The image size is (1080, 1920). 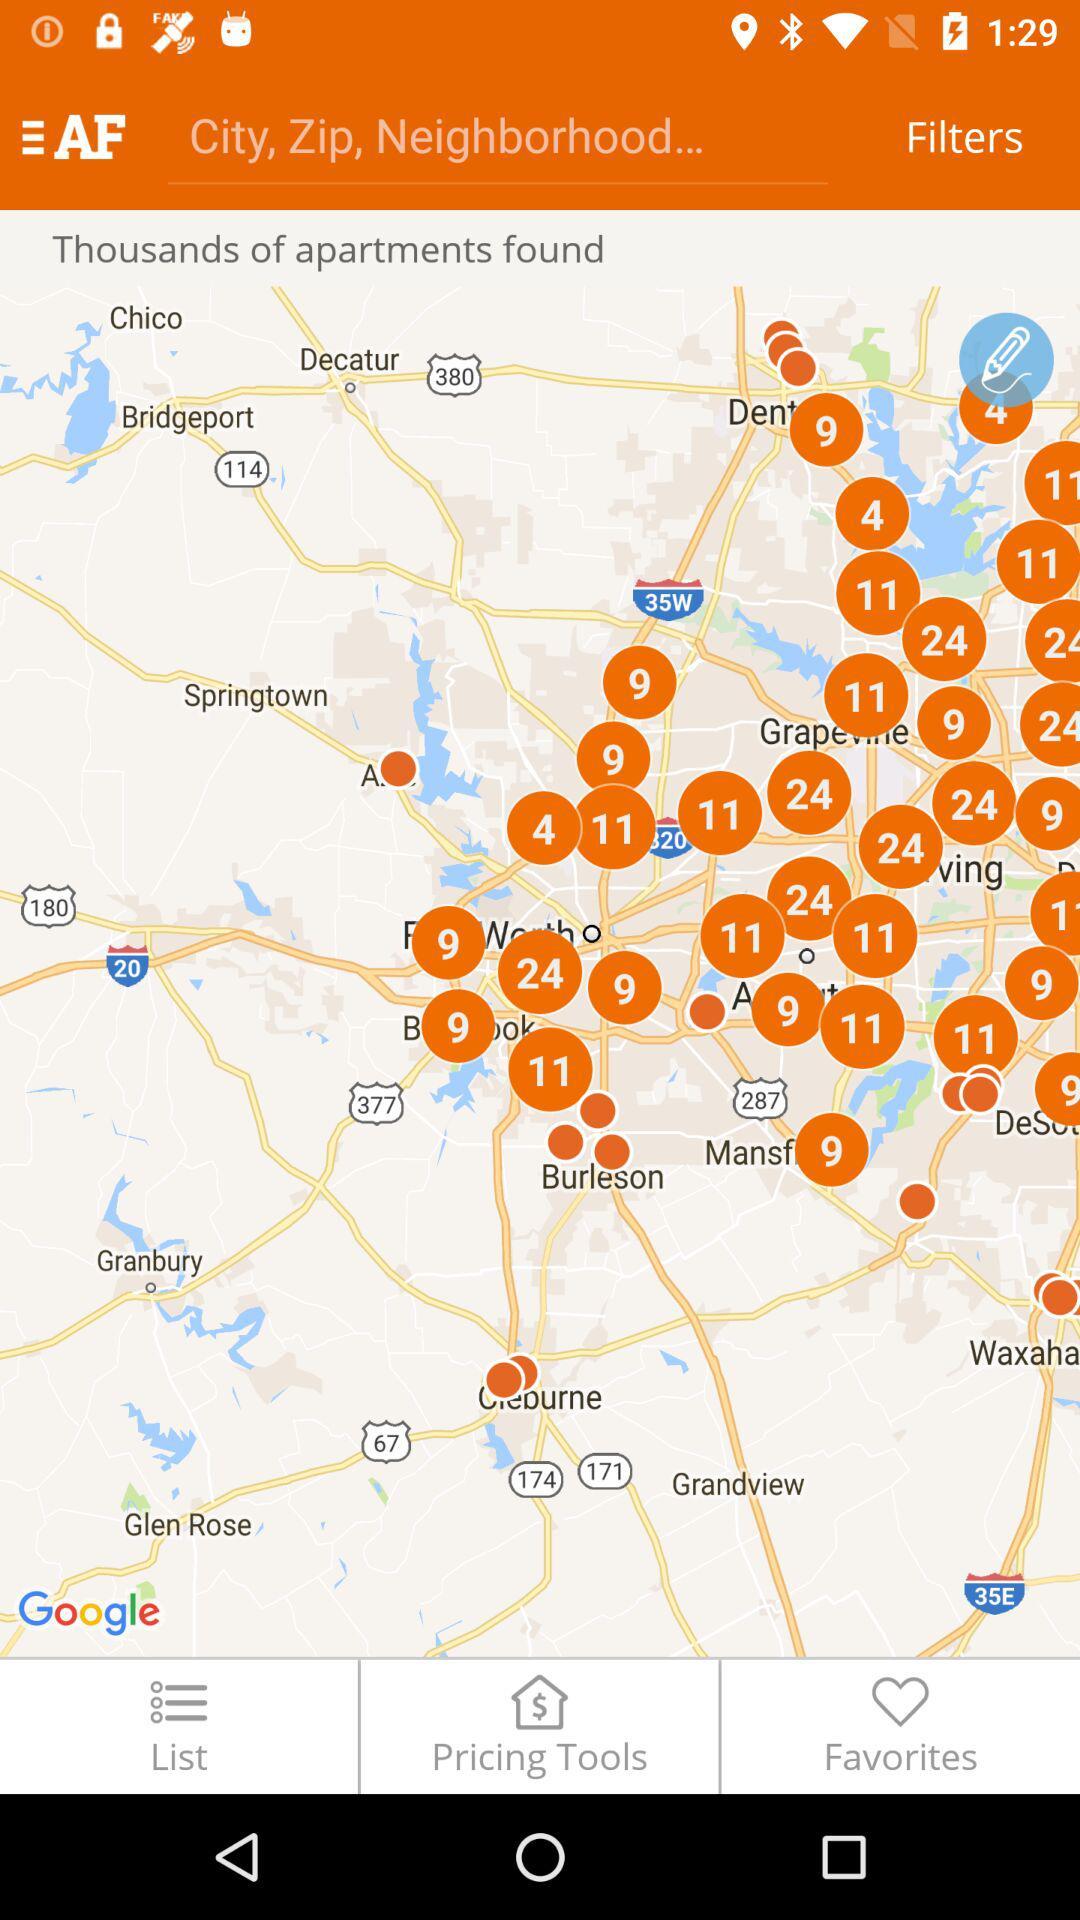 What do you see at coordinates (1006, 360) in the screenshot?
I see `draw path` at bounding box center [1006, 360].